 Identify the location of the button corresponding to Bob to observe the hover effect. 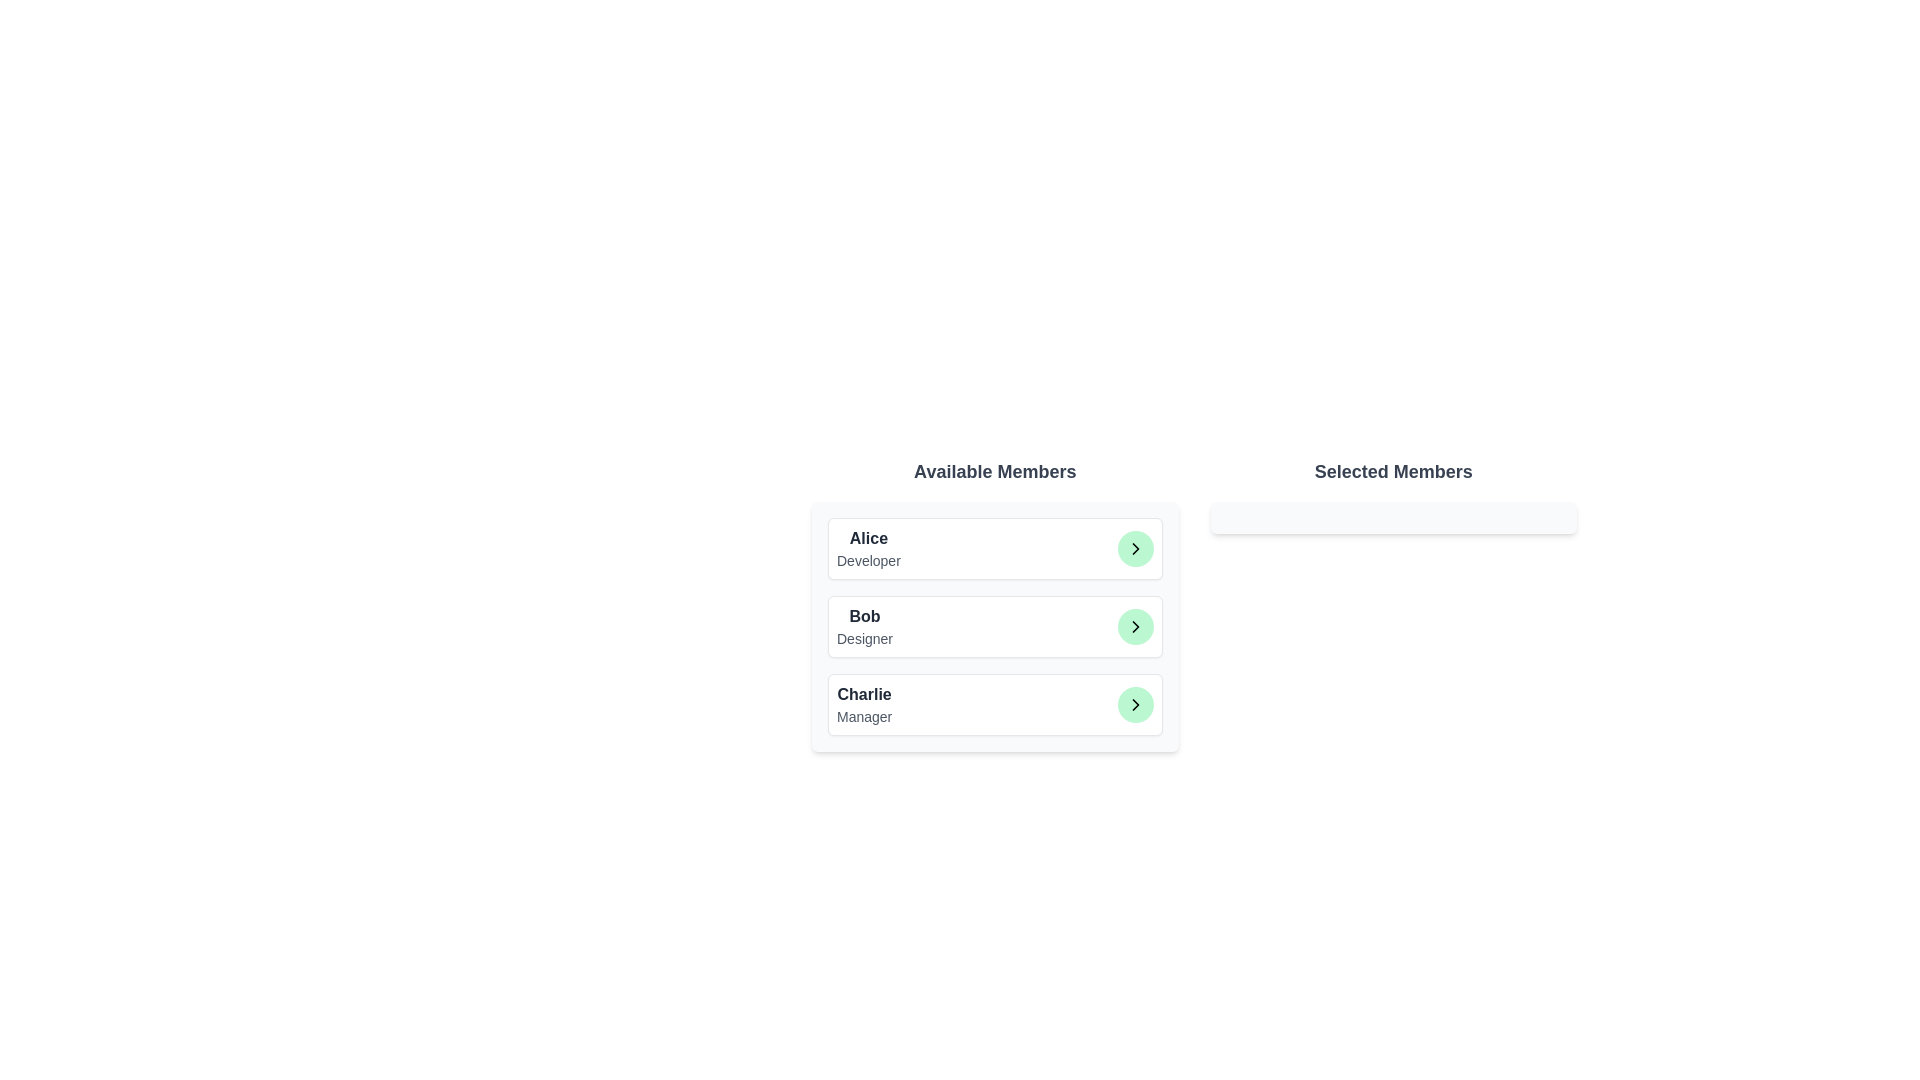
(1135, 626).